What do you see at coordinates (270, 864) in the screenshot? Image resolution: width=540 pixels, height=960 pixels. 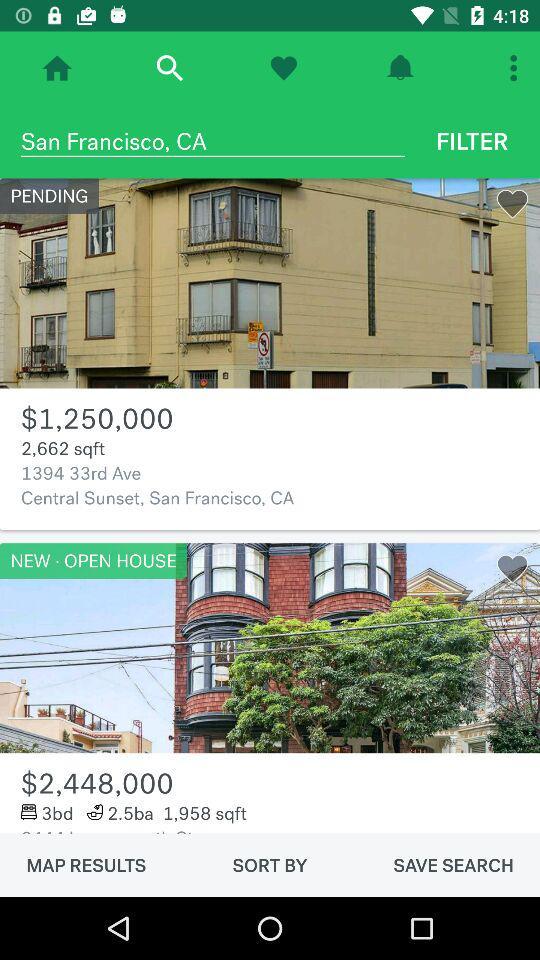 I see `the icon below 2444 leavenworth st item` at bounding box center [270, 864].